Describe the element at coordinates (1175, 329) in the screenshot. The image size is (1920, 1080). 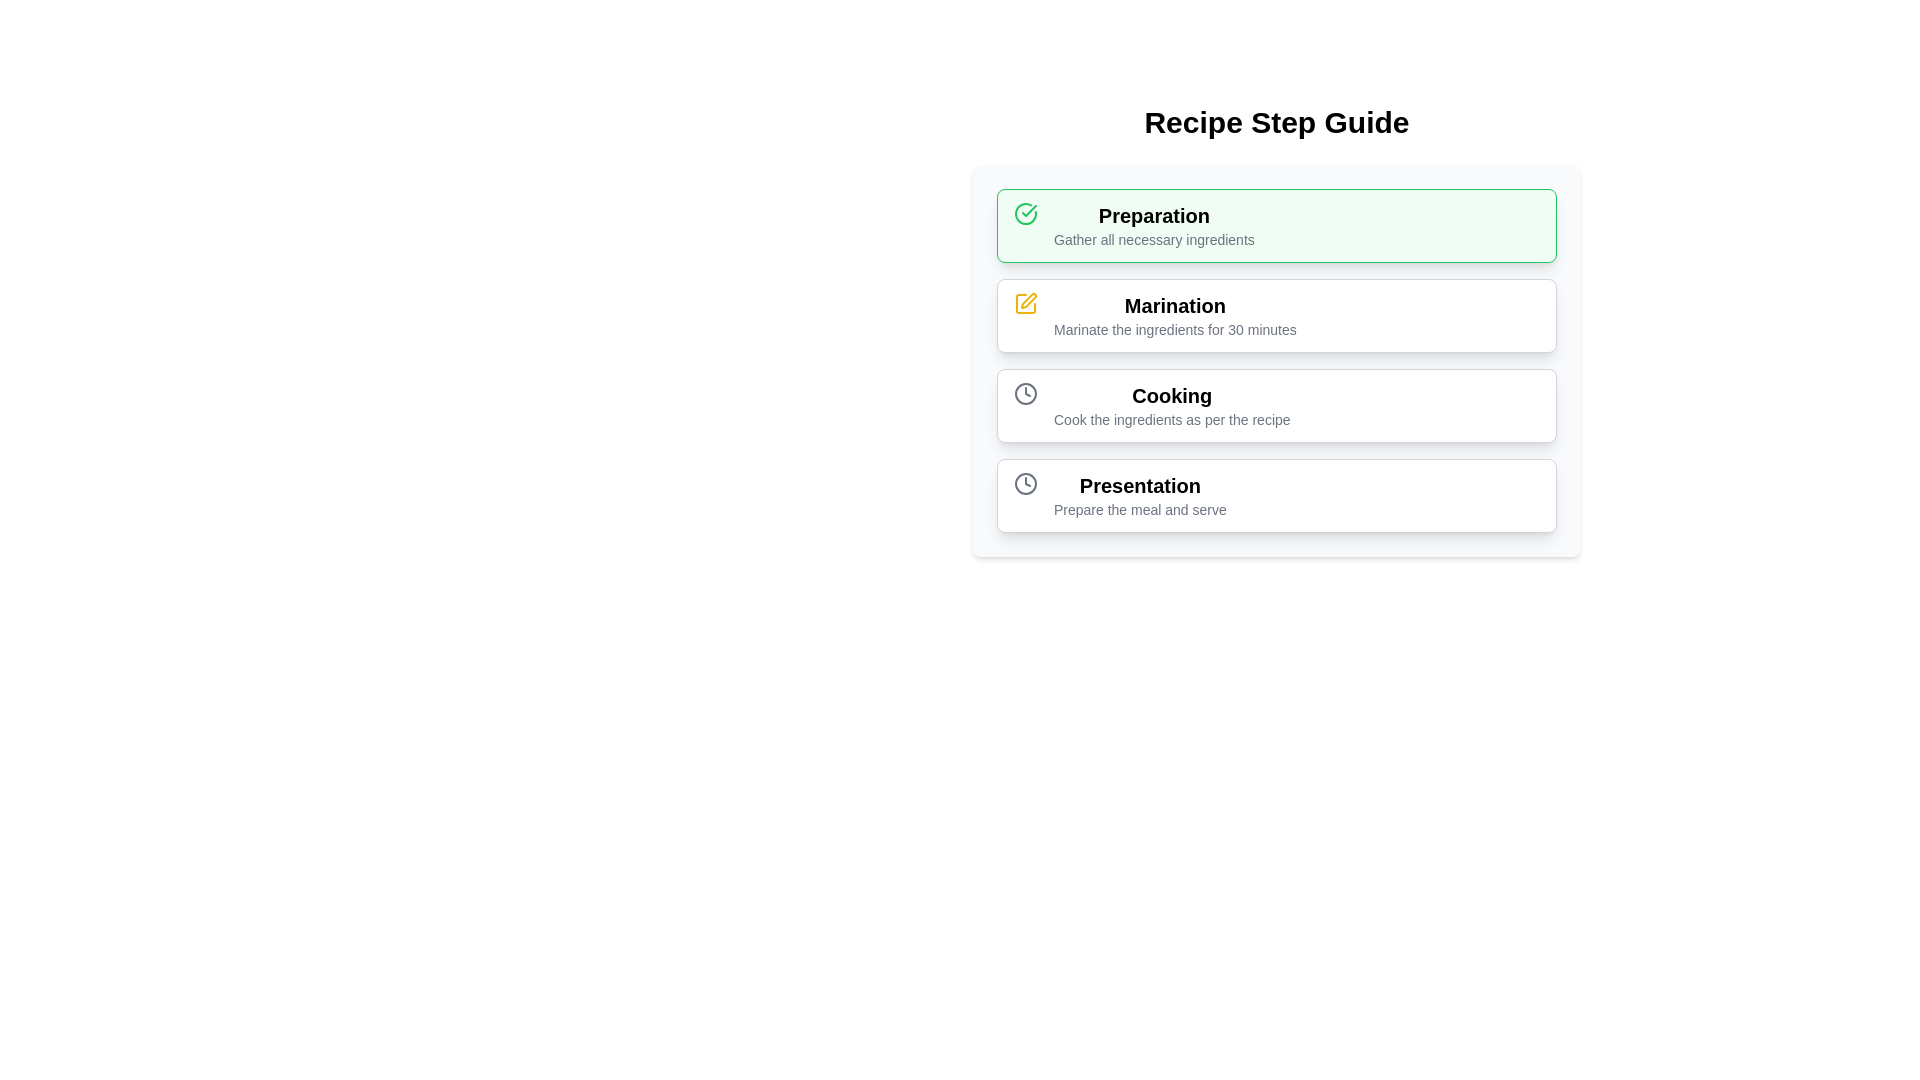
I see `the Text Description element that provides detailed instructions for the 'Marination' step in the recipe guide` at that location.